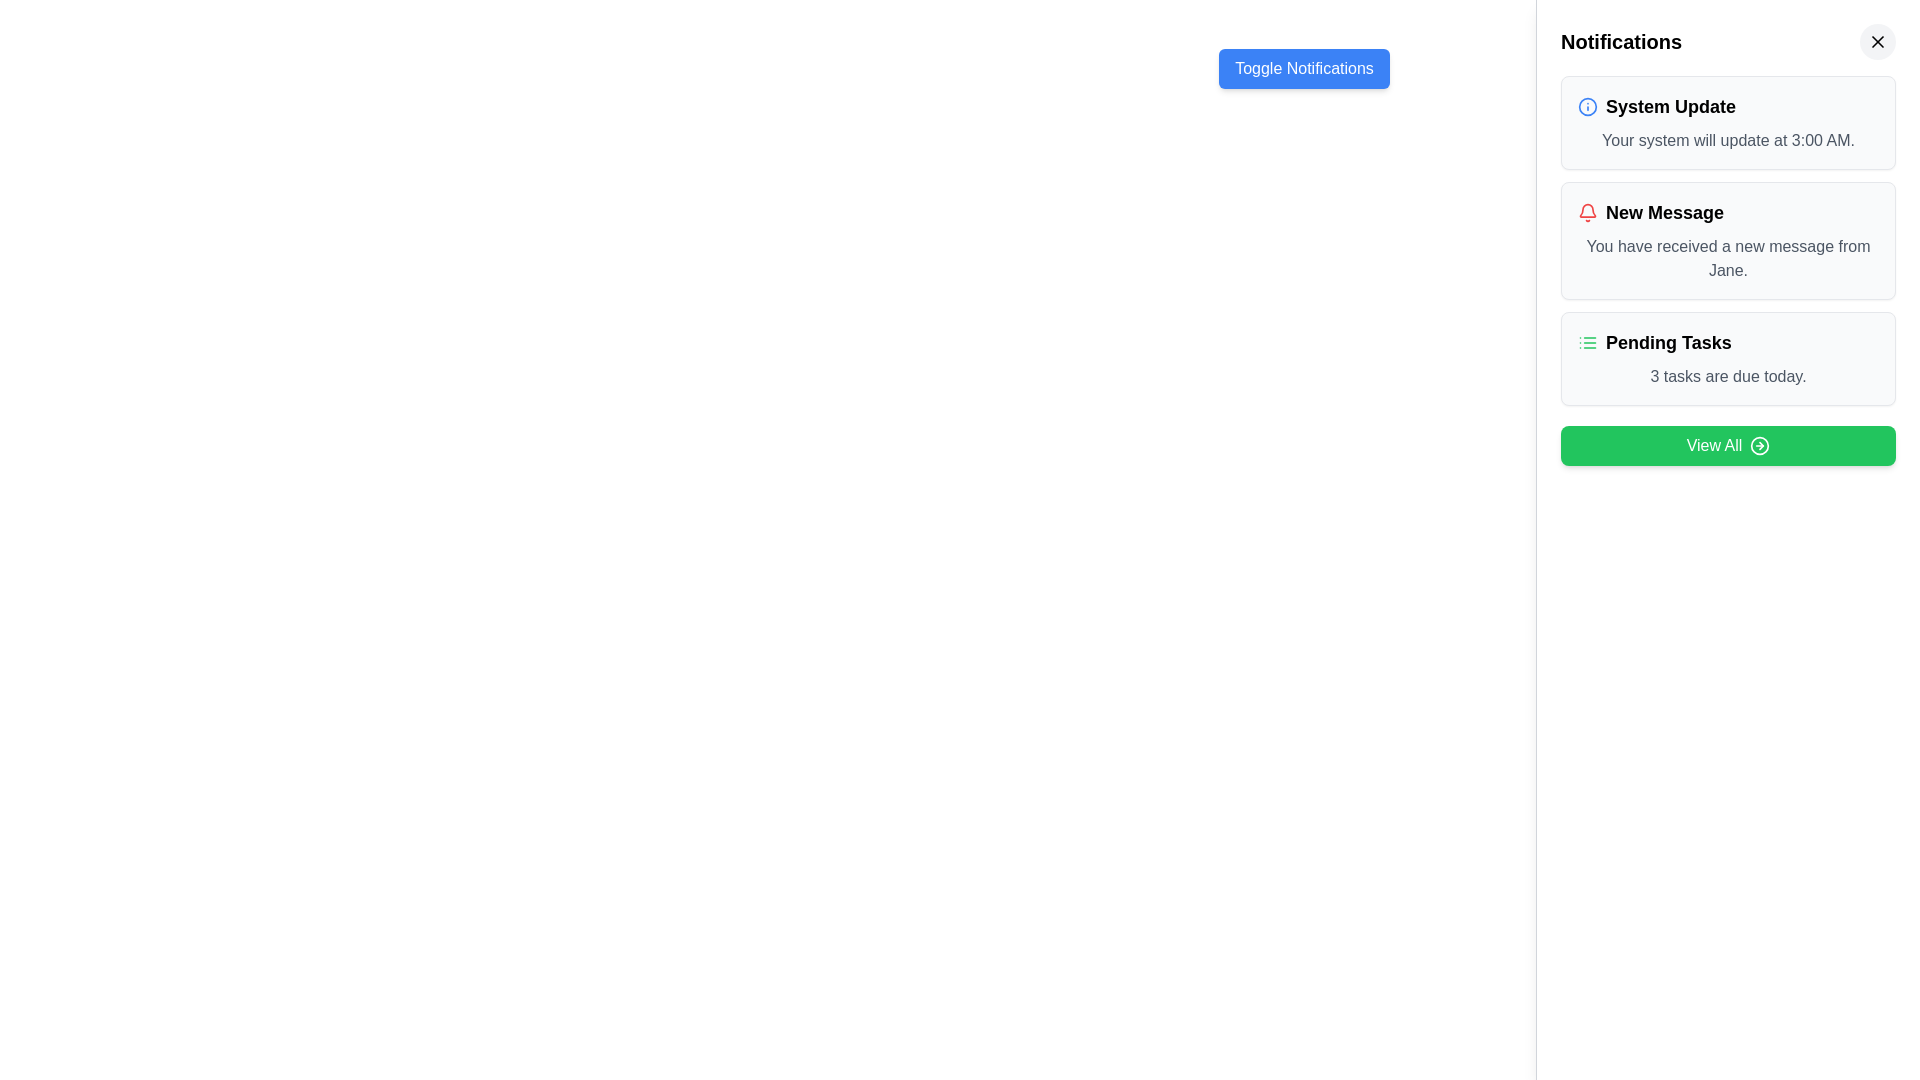  Describe the element at coordinates (1727, 445) in the screenshot. I see `the green rectangular button with white text saying 'View All' and a rightward arrow icon` at that location.